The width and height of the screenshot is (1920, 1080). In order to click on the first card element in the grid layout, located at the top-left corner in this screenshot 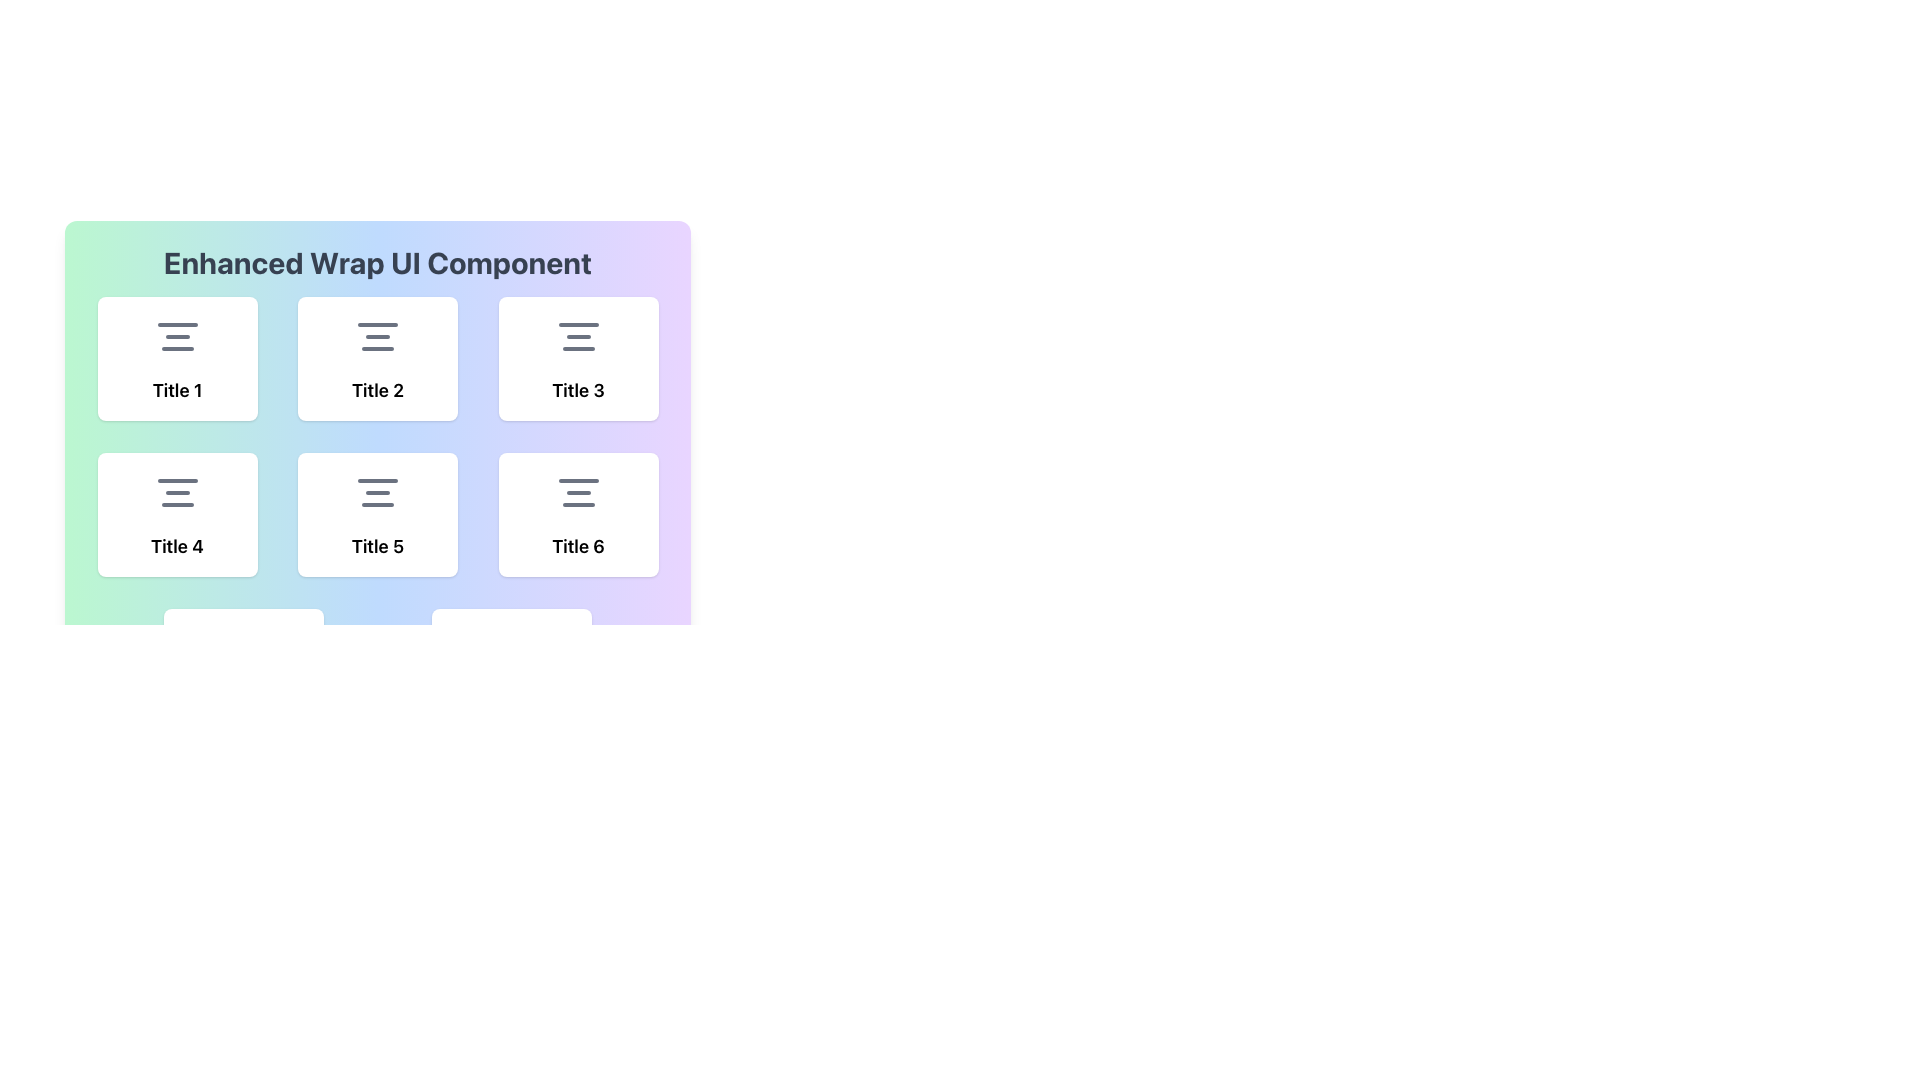, I will do `click(177, 357)`.